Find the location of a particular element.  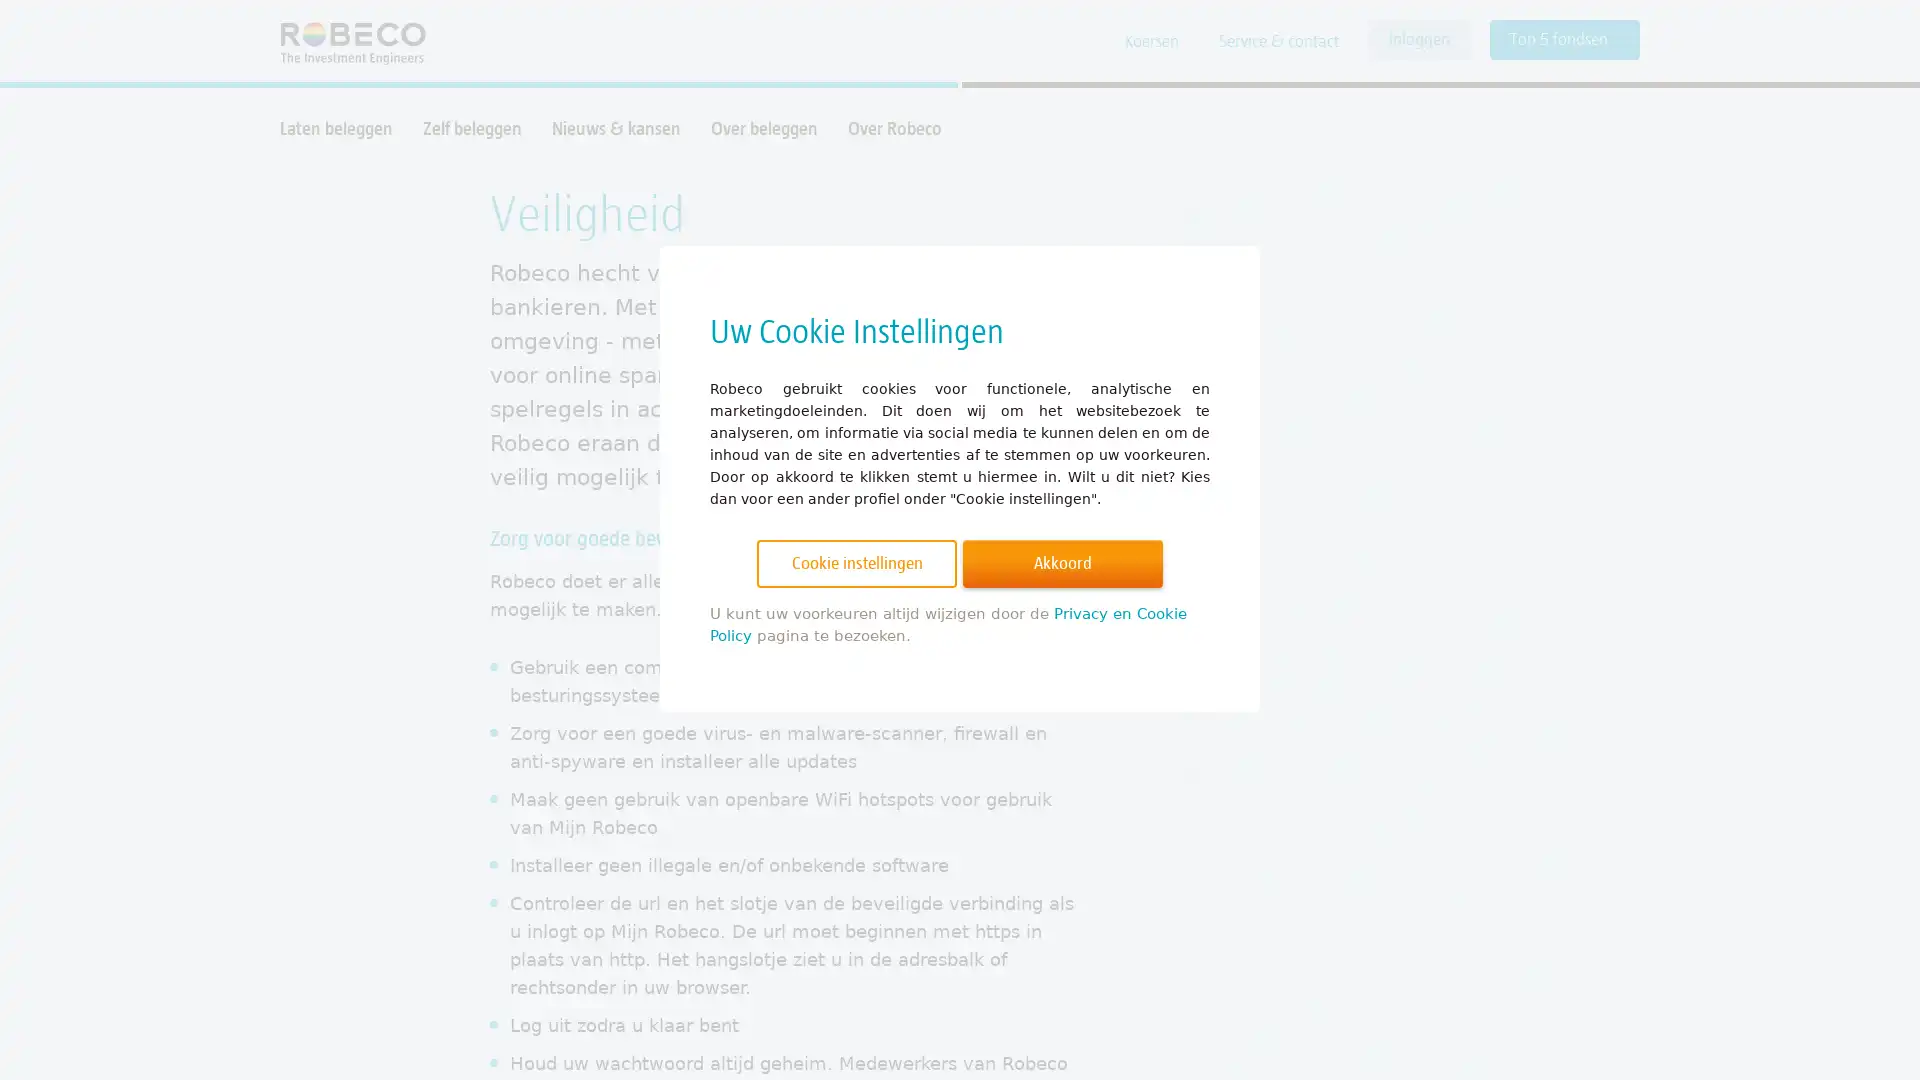

Service & contact is located at coordinates (1277, 42).